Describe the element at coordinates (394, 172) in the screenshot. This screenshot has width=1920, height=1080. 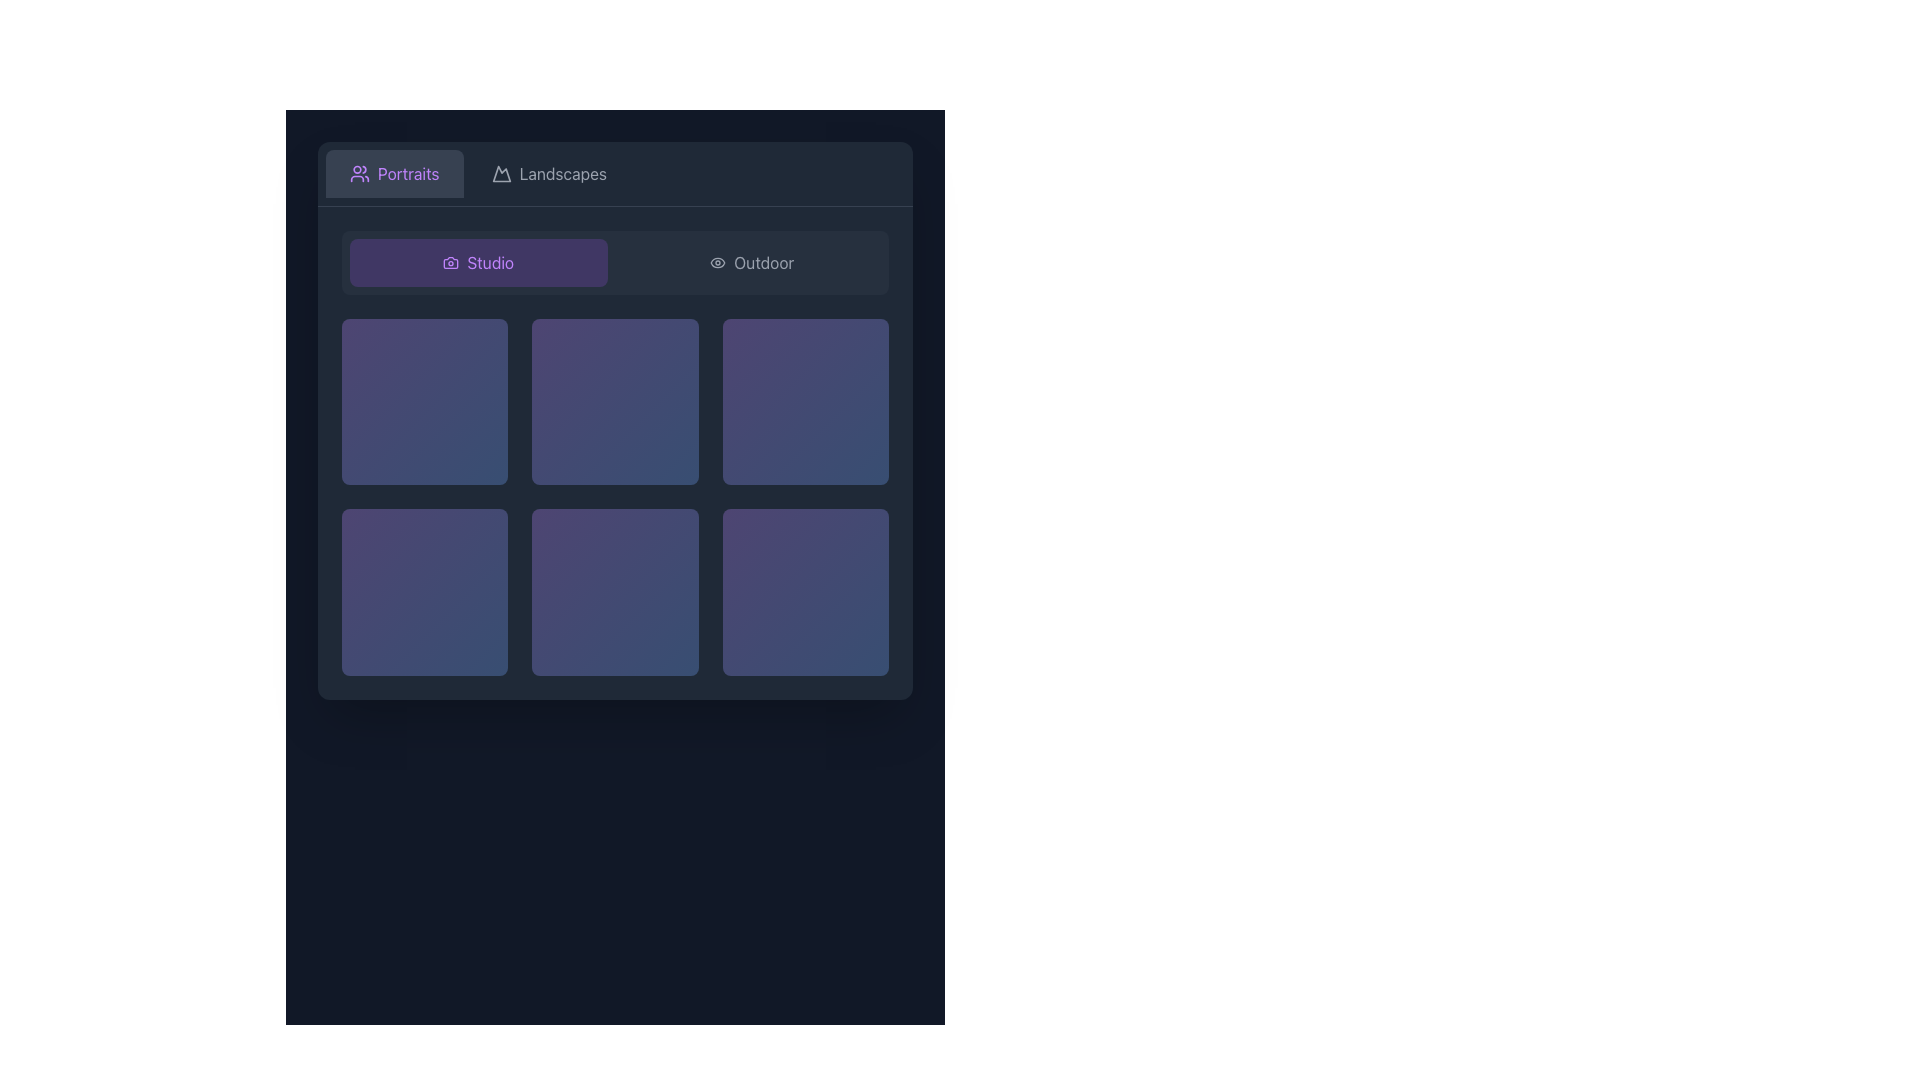
I see `the 'Portraits' category button located at the top-left of the navigation bar` at that location.